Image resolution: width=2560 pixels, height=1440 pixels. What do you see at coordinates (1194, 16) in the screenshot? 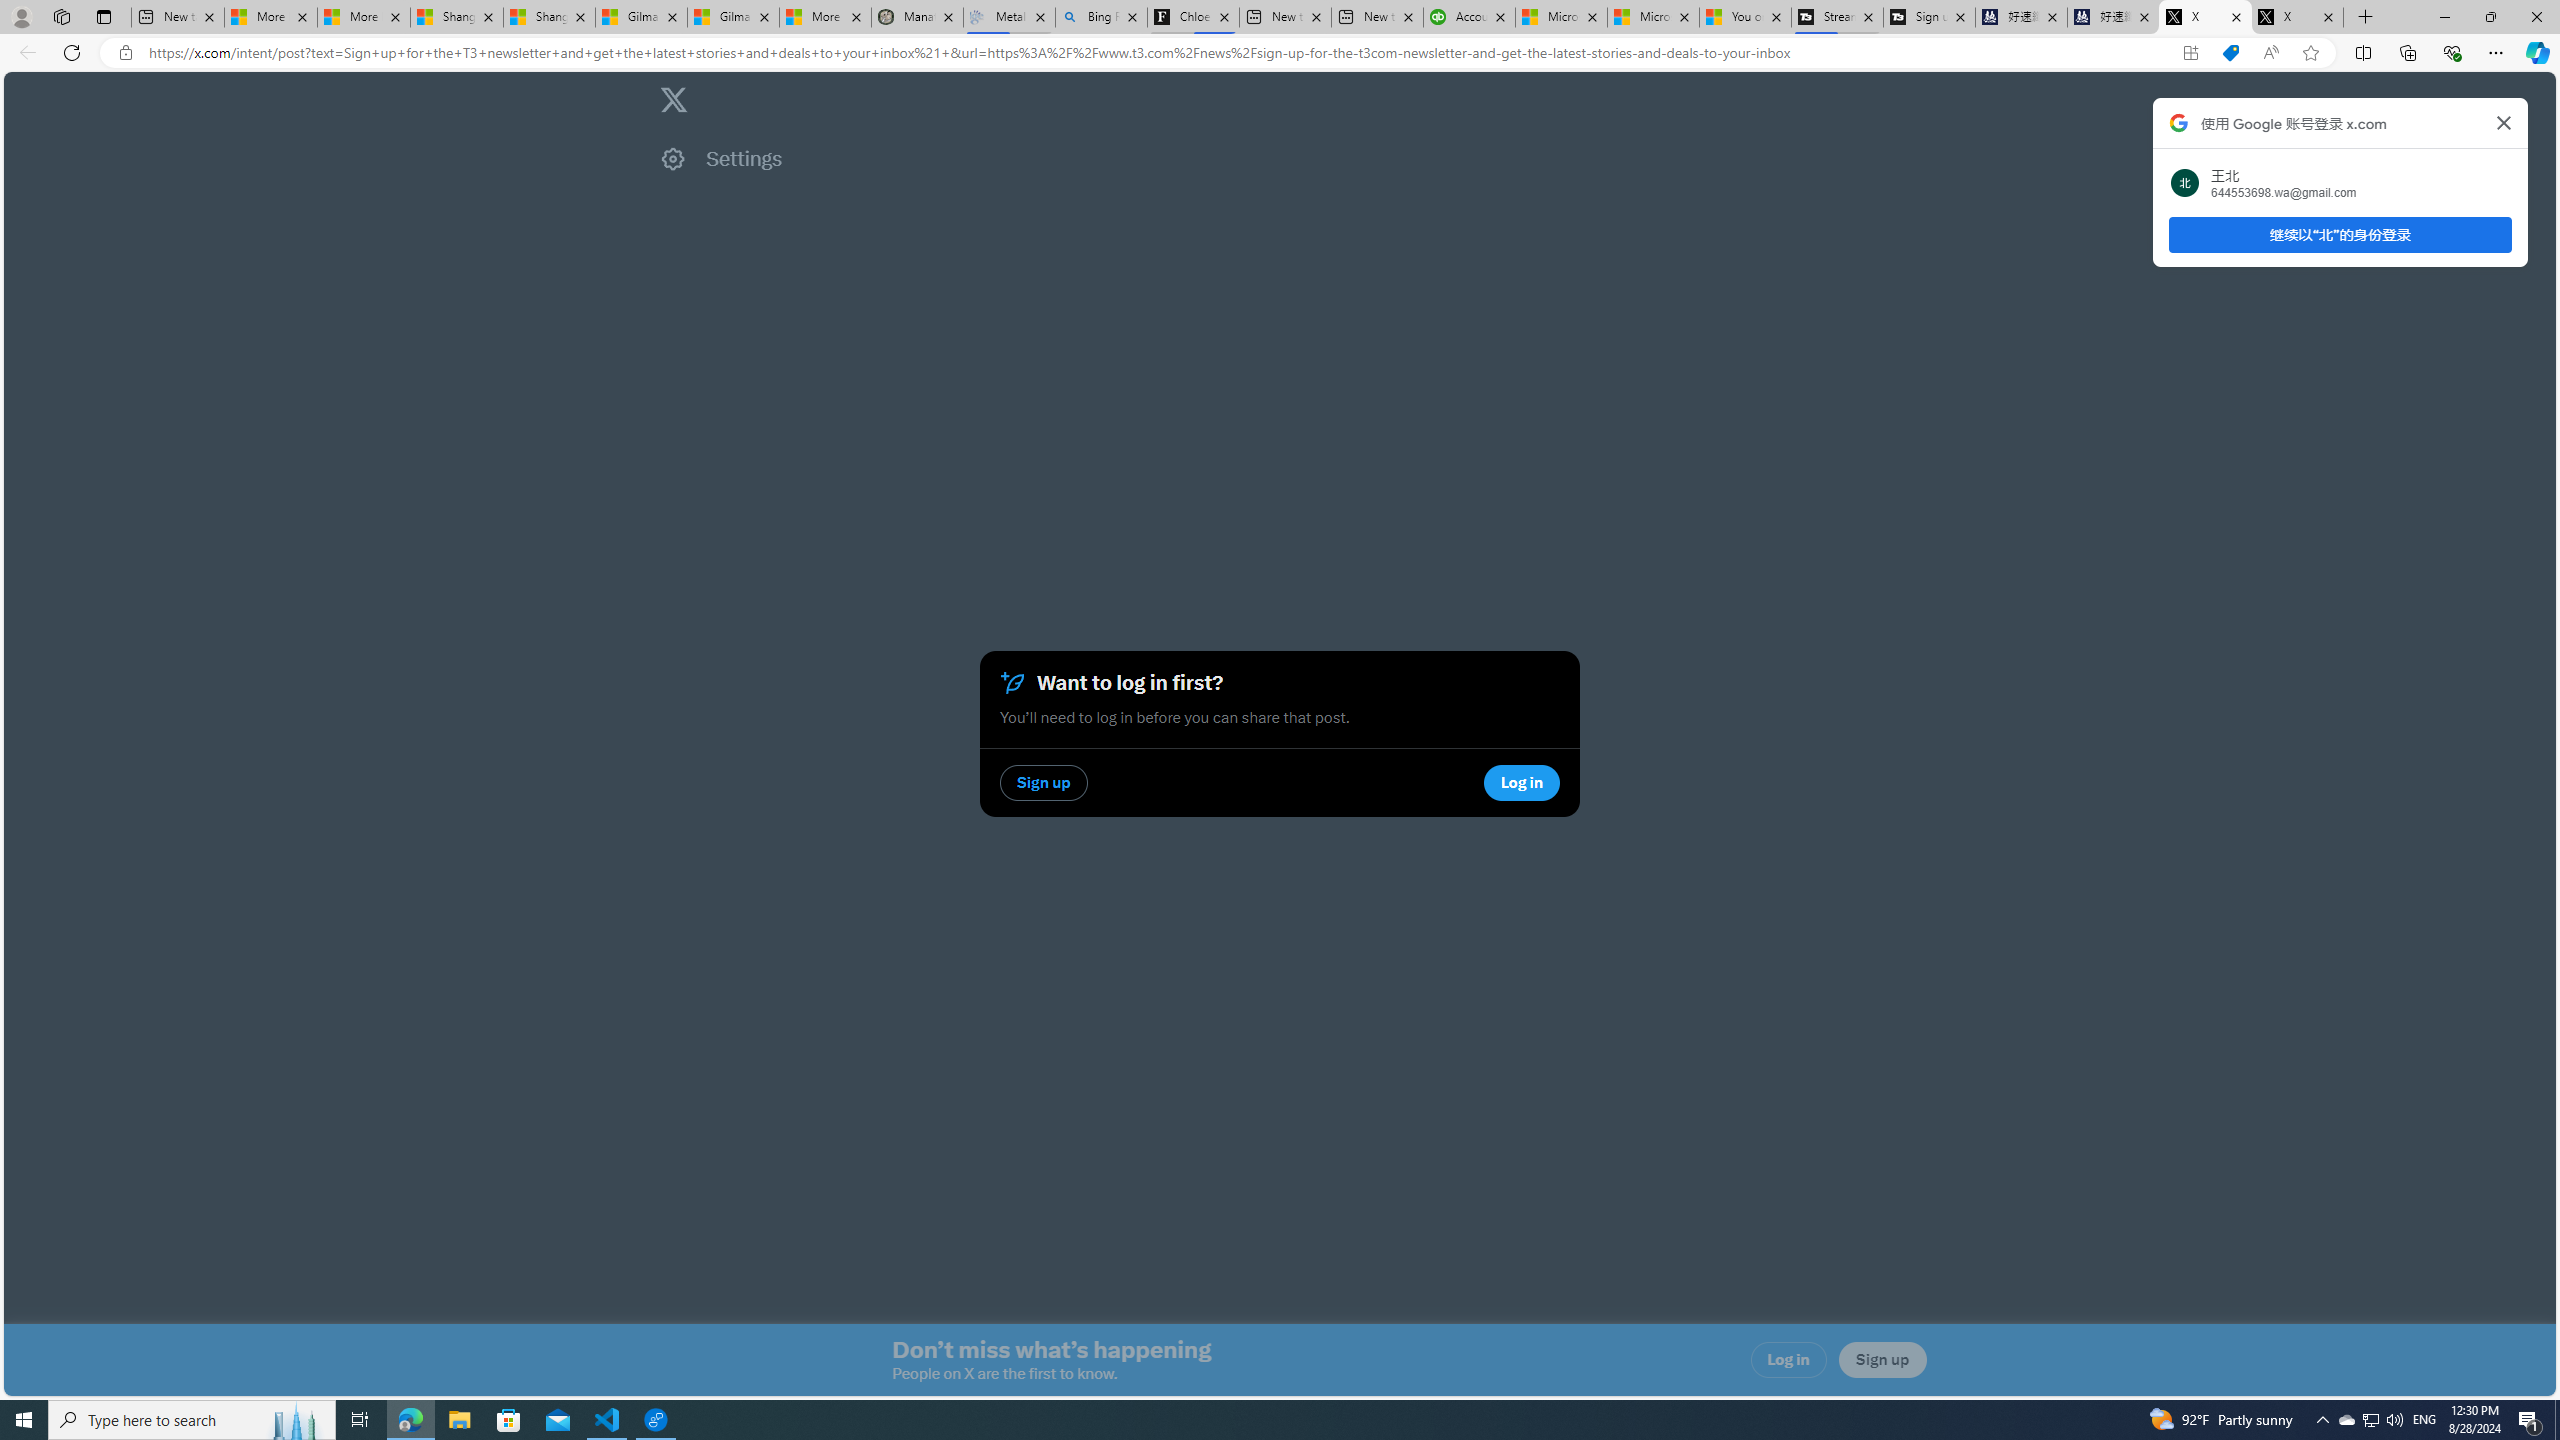
I see `'Chloe Sorvino'` at bounding box center [1194, 16].